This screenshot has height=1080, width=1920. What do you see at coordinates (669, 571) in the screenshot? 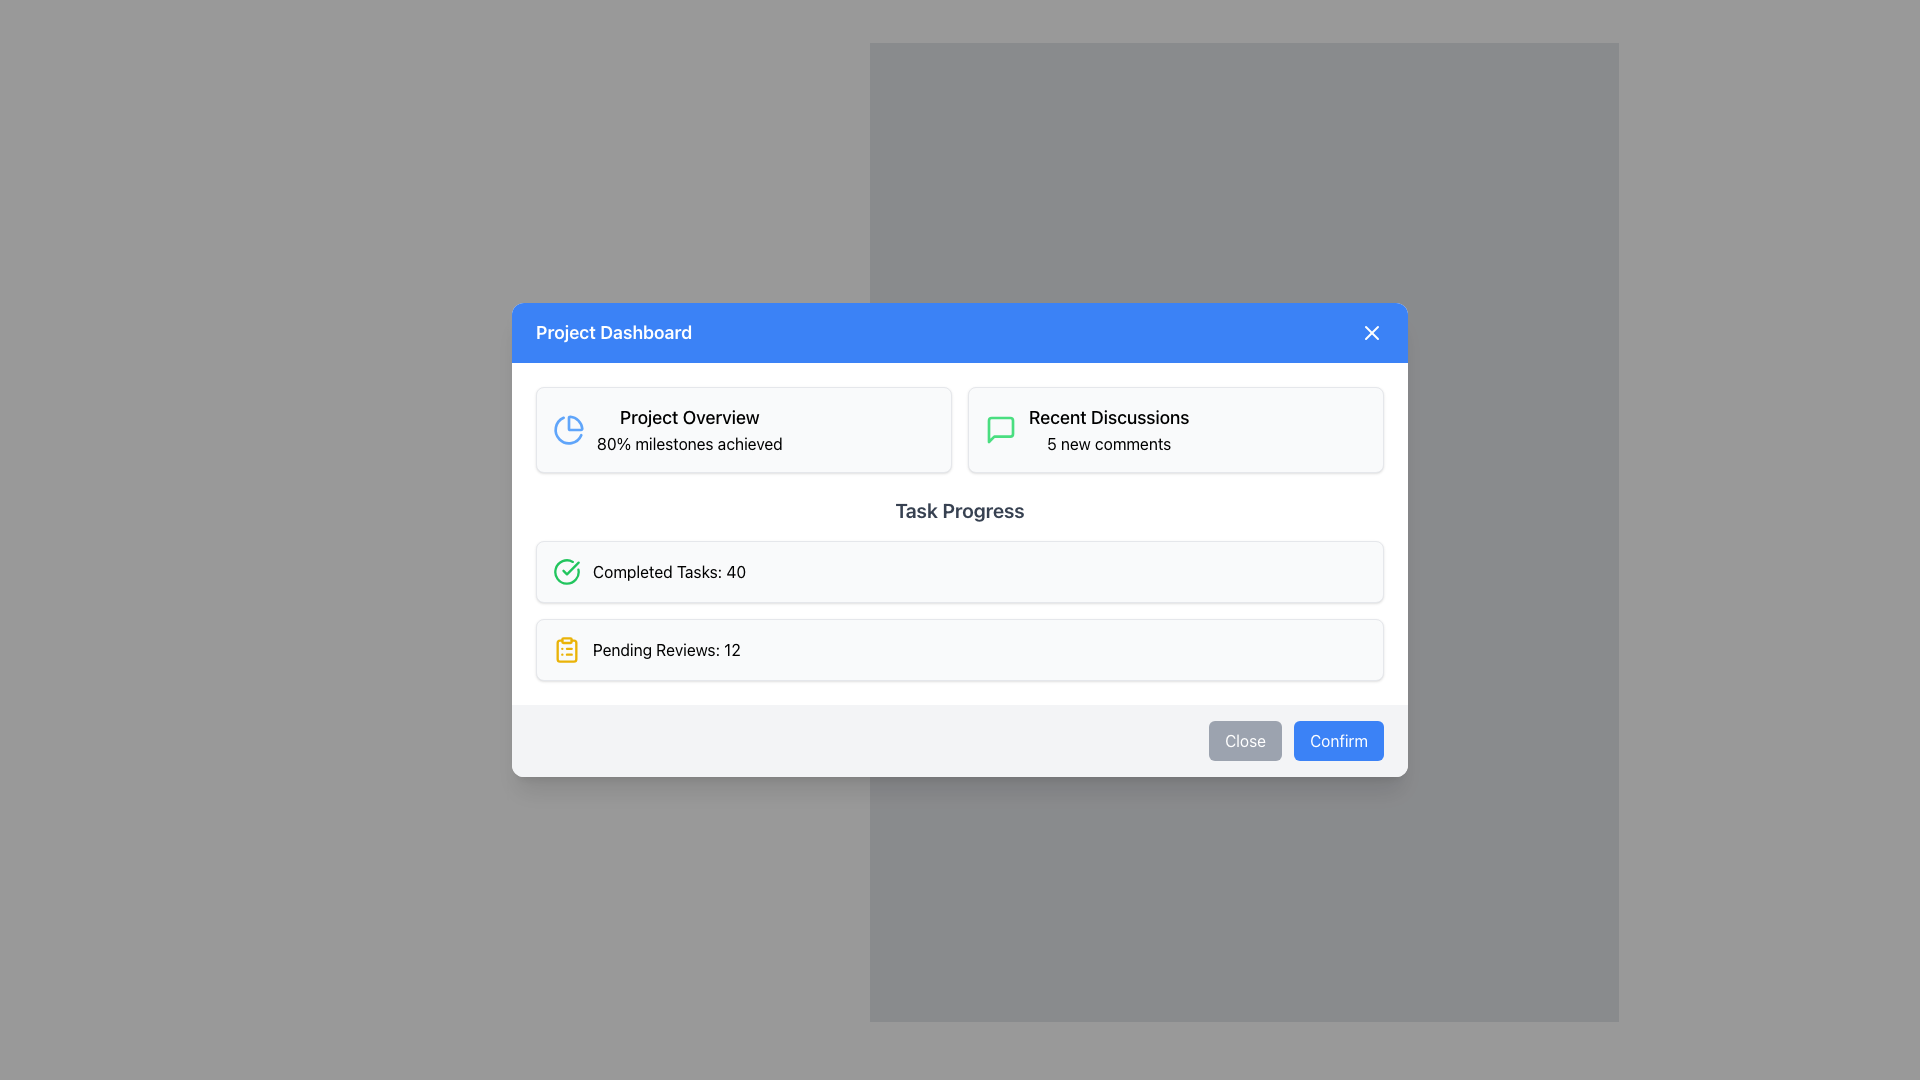
I see `the static text displaying the number of completed tasks in the 'Task Progress' section of the dashboard, which is located under the 'Task Progress' title and features a green checkmark icon on the left` at bounding box center [669, 571].